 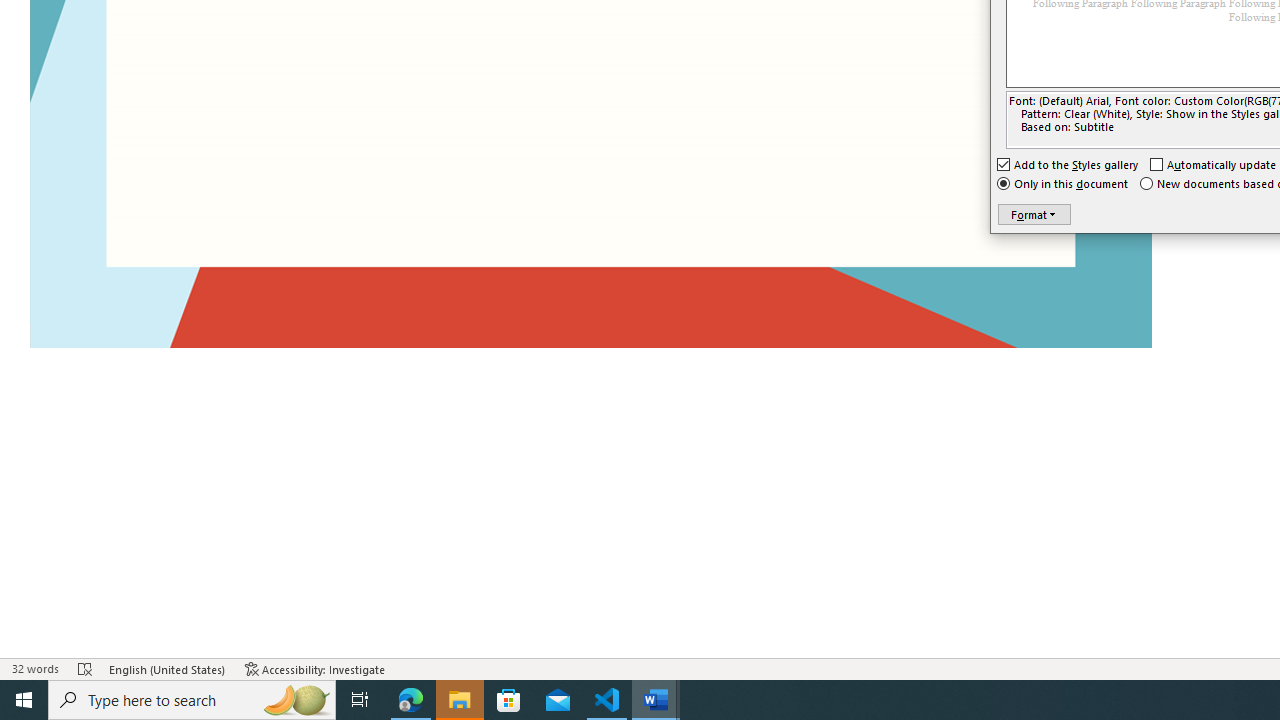 What do you see at coordinates (1067, 163) in the screenshot?
I see `'Add to the Styles gallery'` at bounding box center [1067, 163].